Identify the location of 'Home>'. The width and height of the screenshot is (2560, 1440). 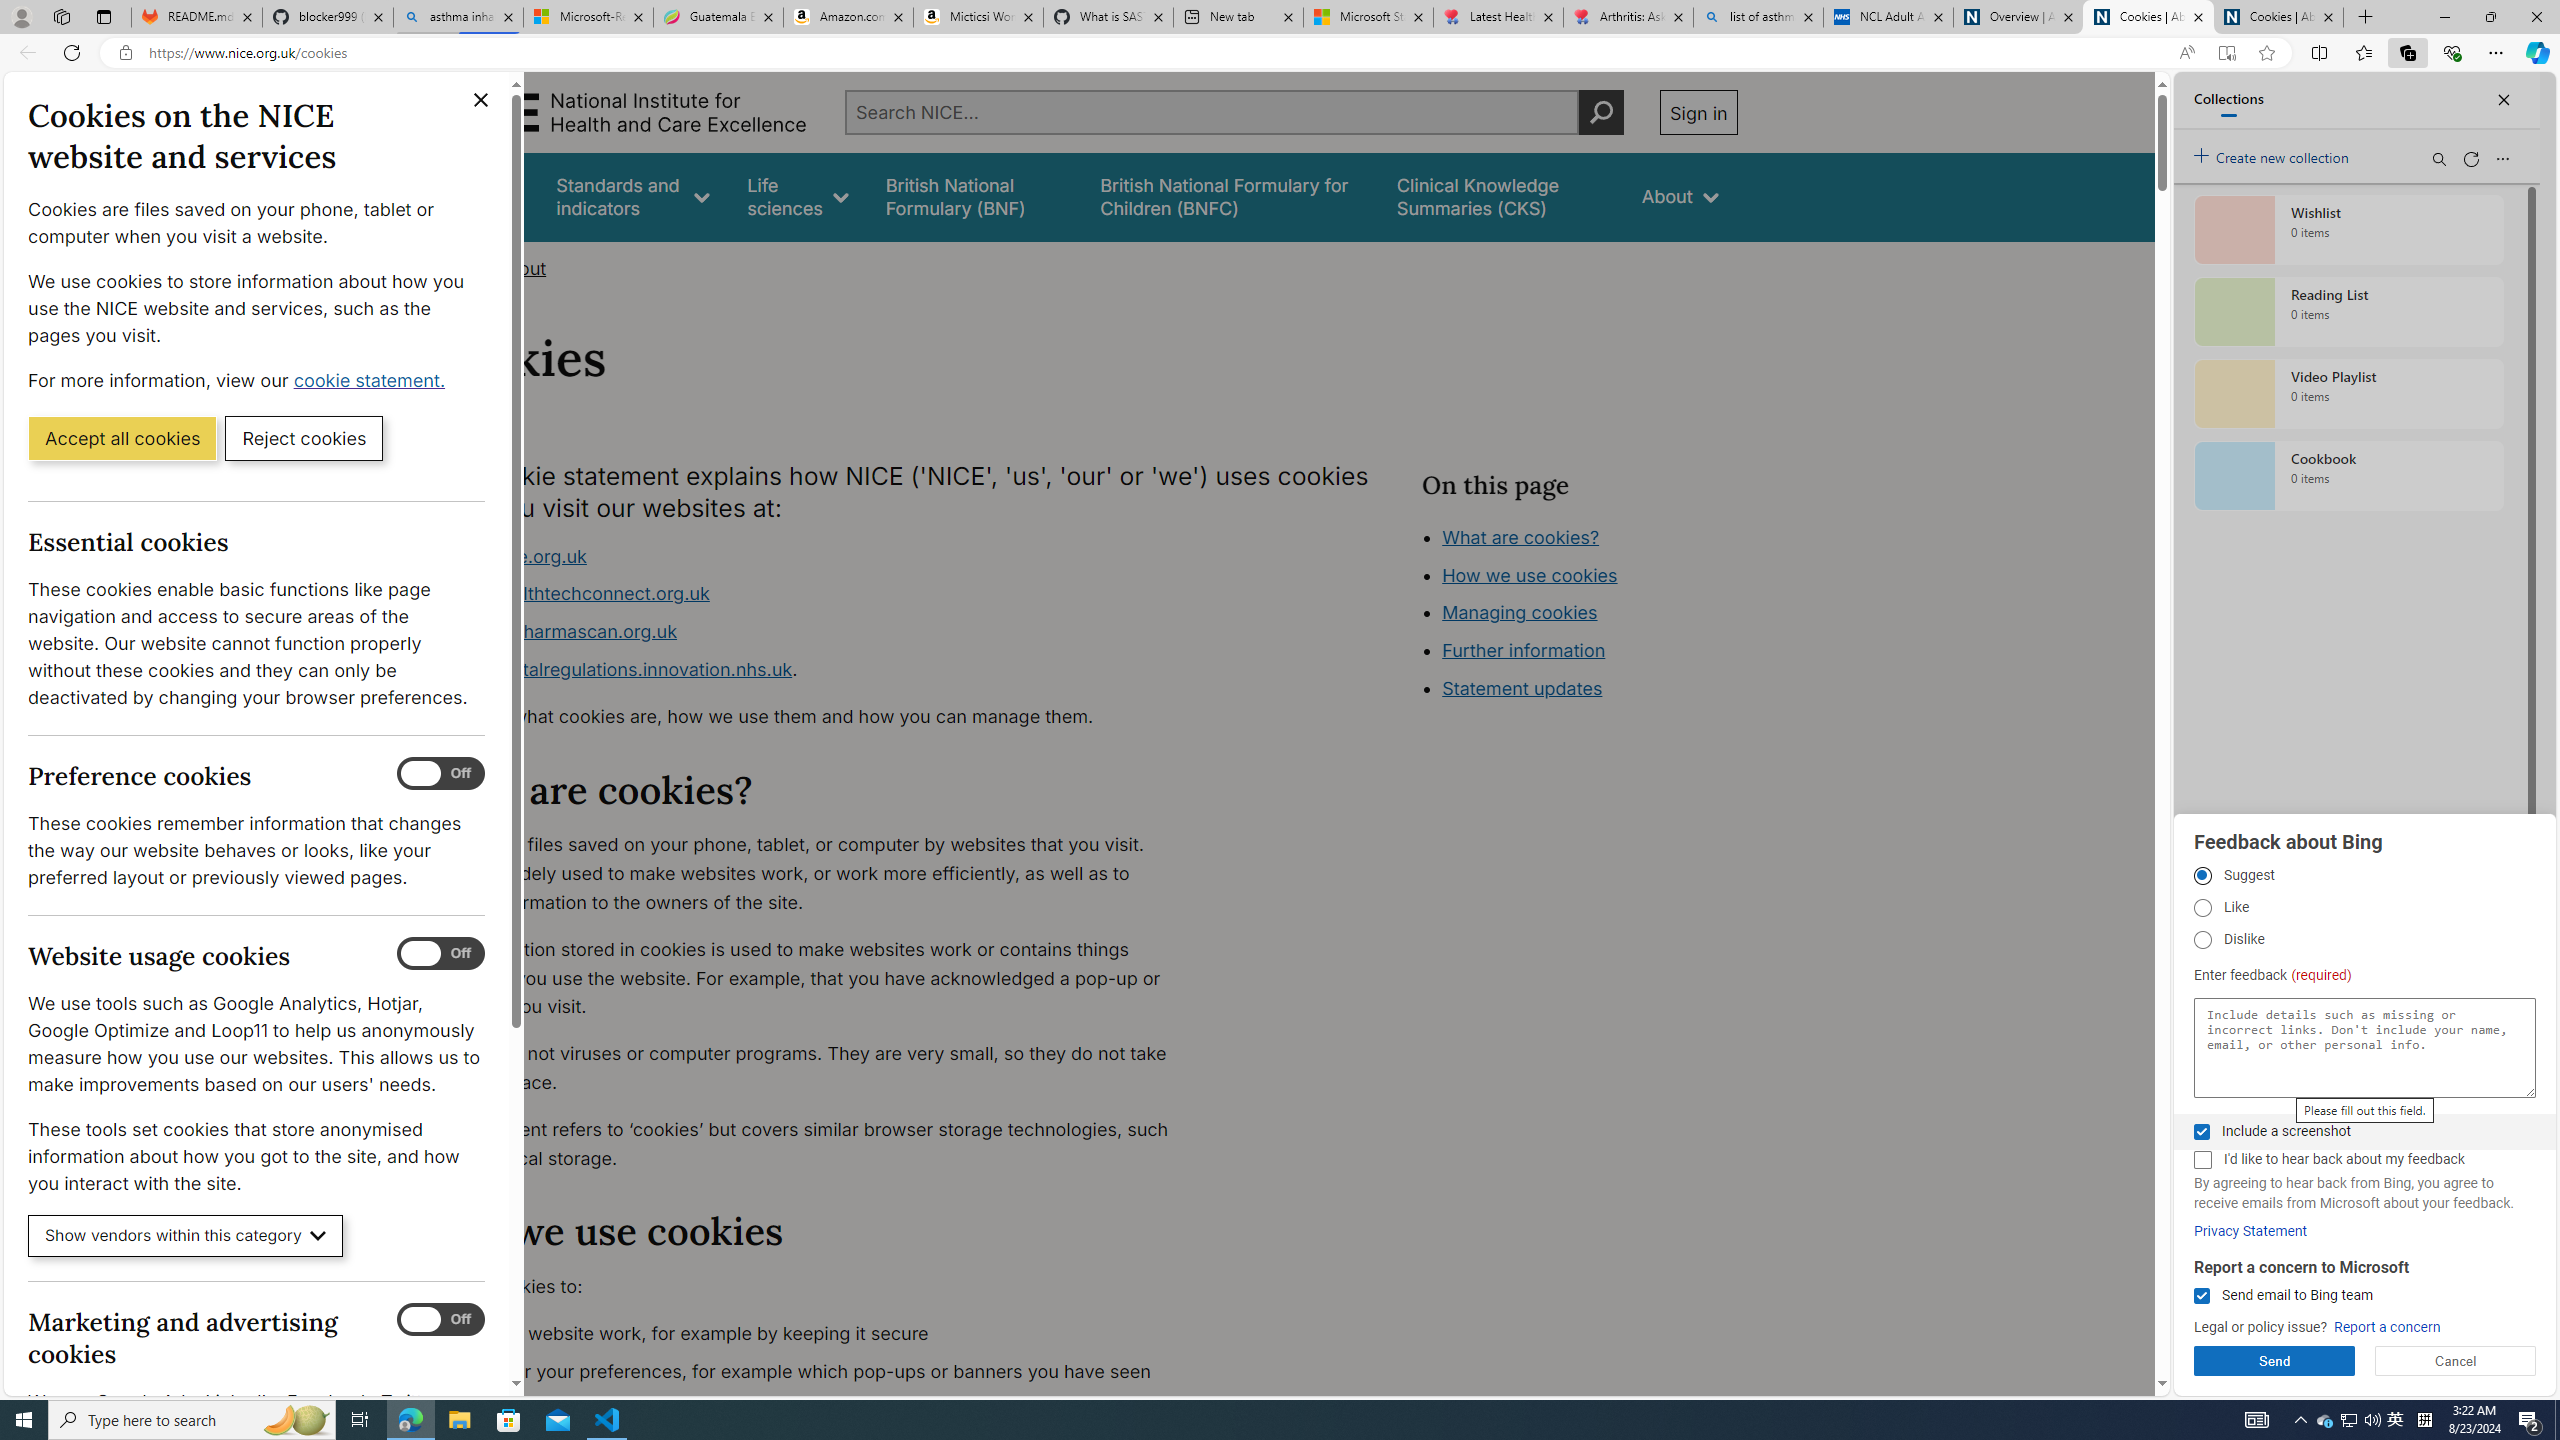
(454, 268).